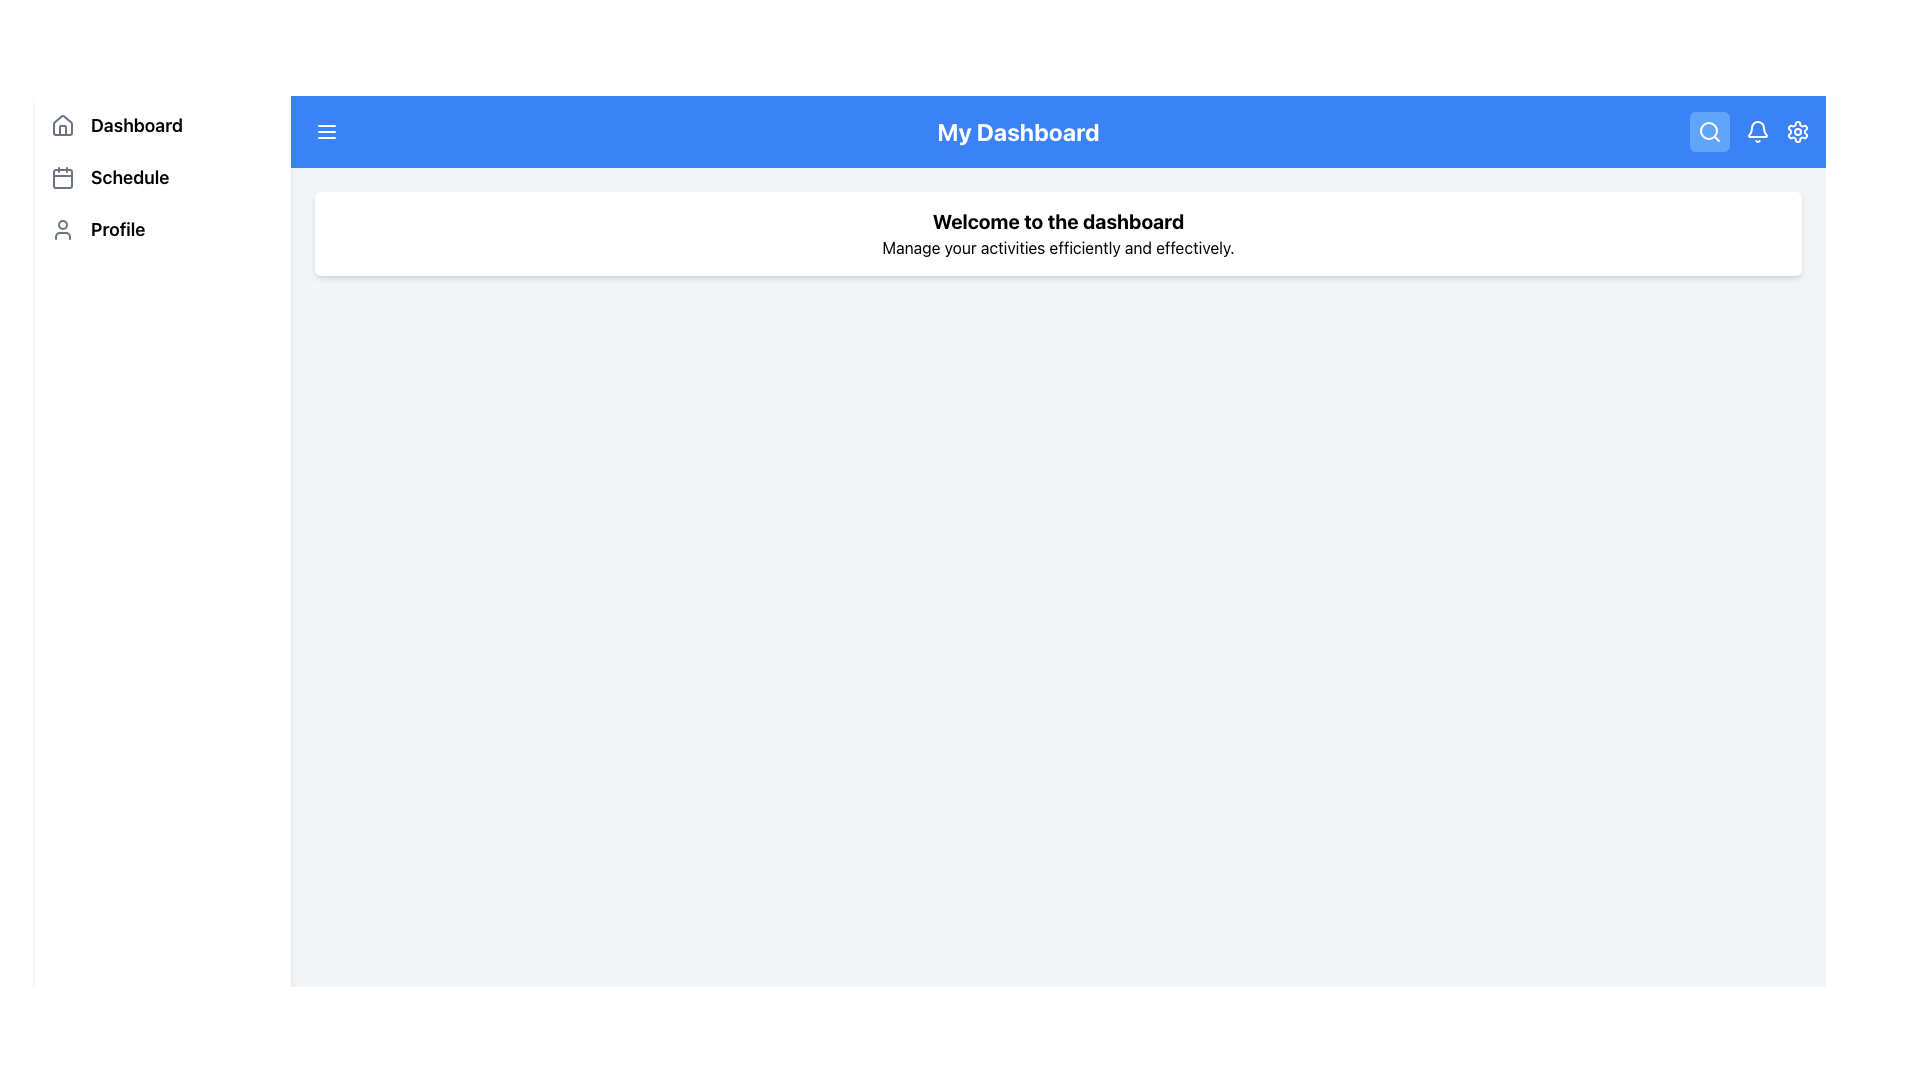 The width and height of the screenshot is (1920, 1080). I want to click on the inner rectangle of the calendar icon for the 'Schedule' menu item in the sidebar navigation menu, so click(62, 177).